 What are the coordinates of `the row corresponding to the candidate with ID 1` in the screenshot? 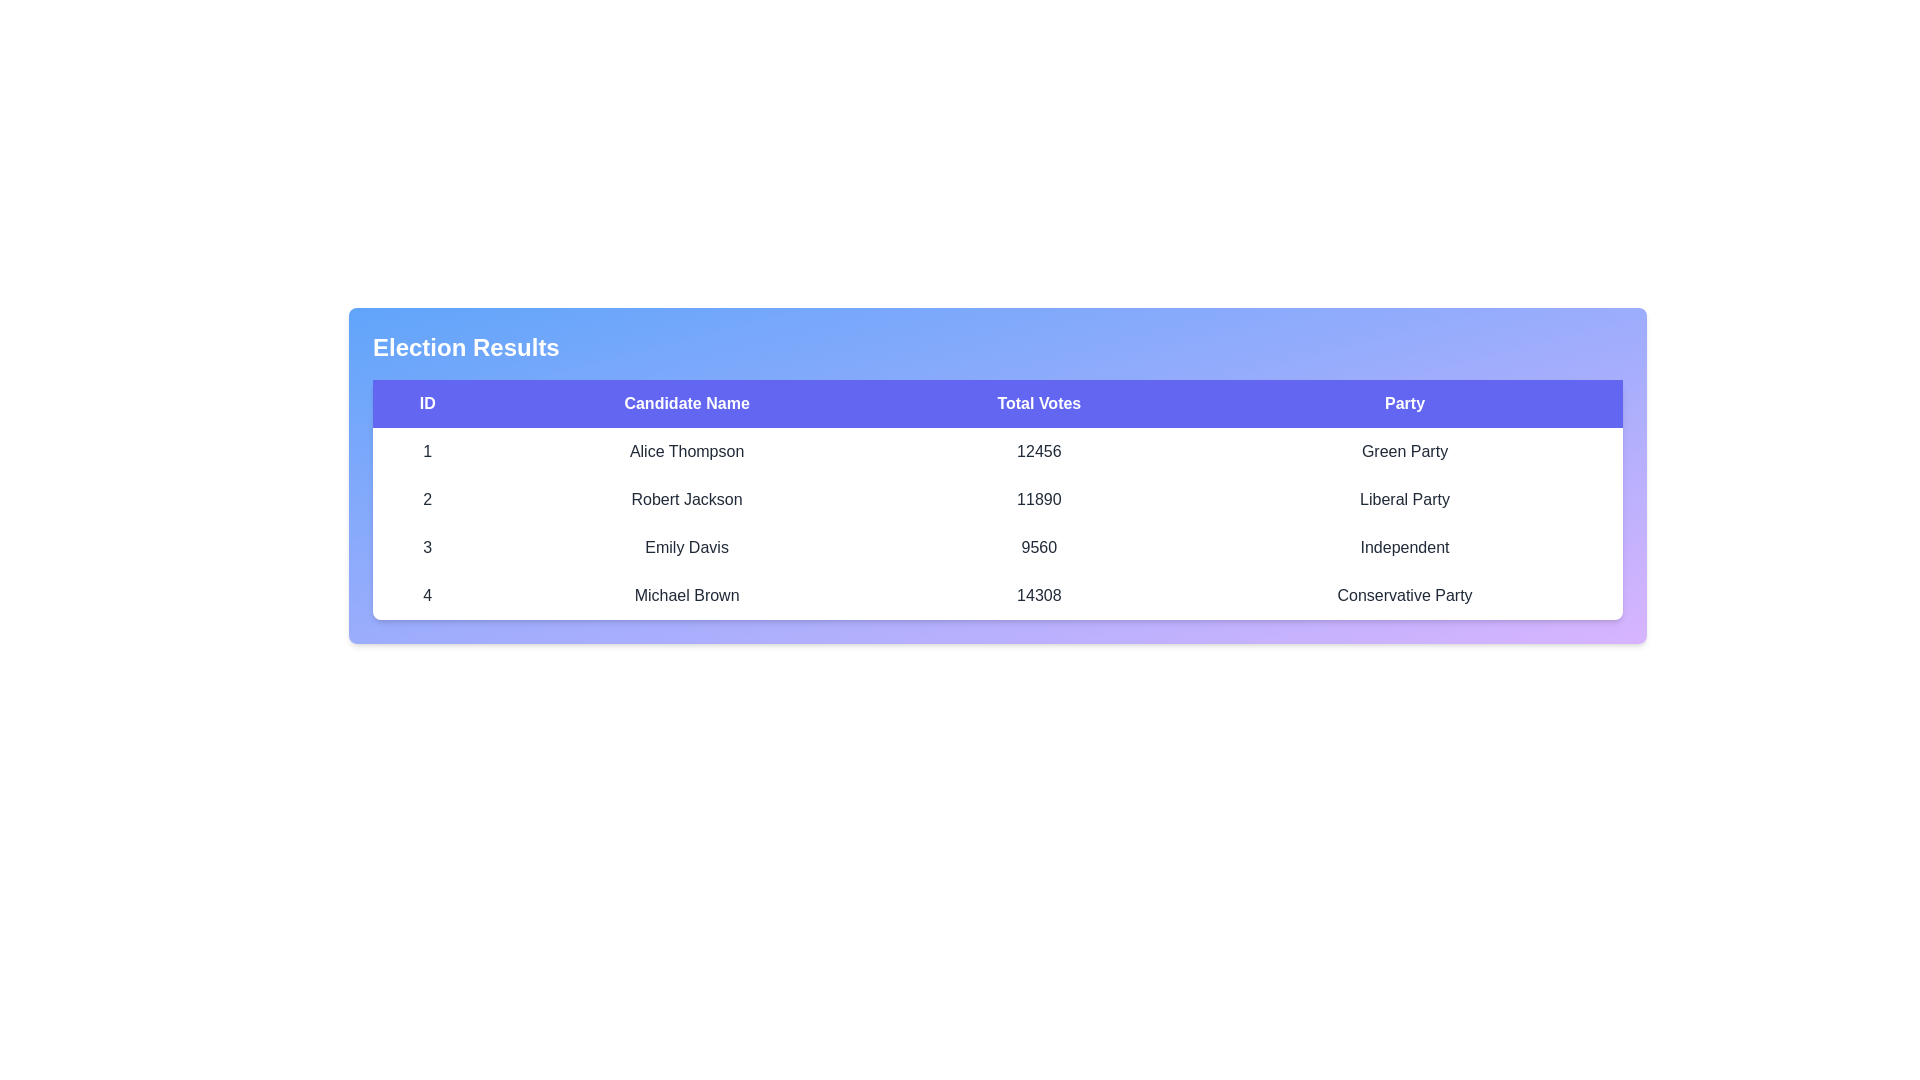 It's located at (998, 451).